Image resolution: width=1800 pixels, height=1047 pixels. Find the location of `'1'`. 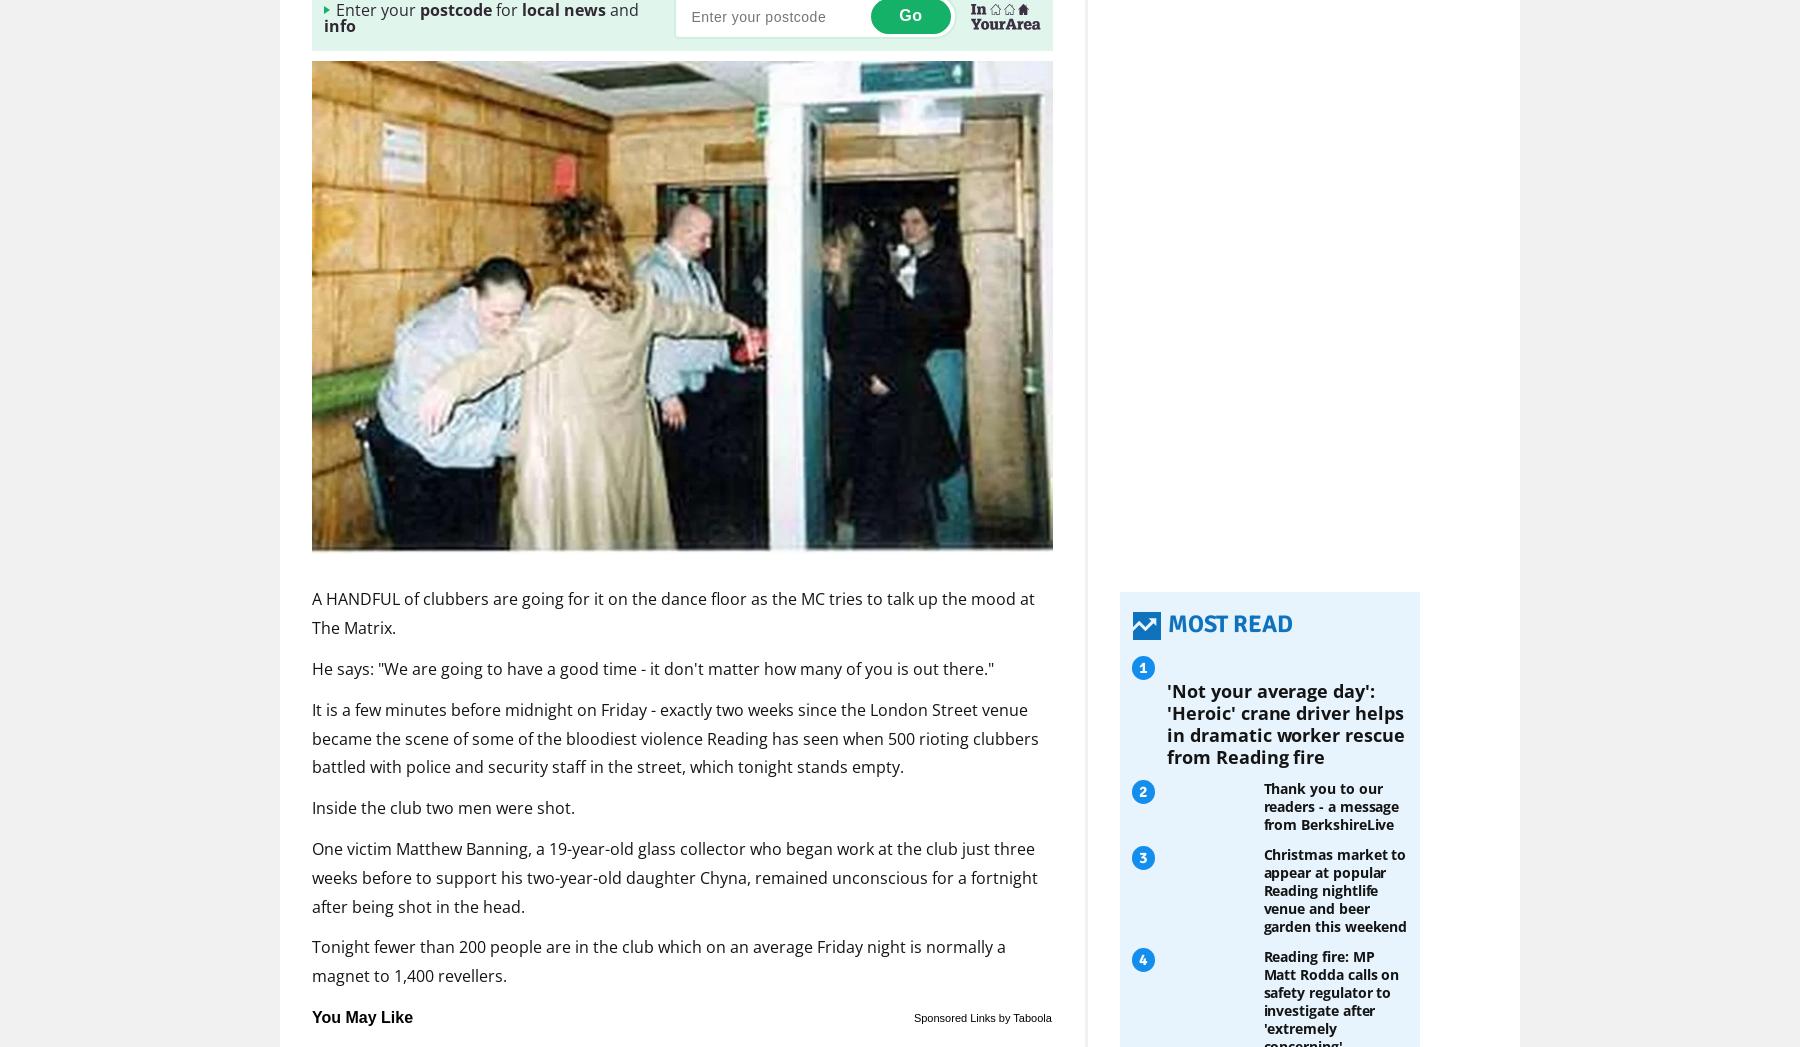

'1' is located at coordinates (1141, 666).